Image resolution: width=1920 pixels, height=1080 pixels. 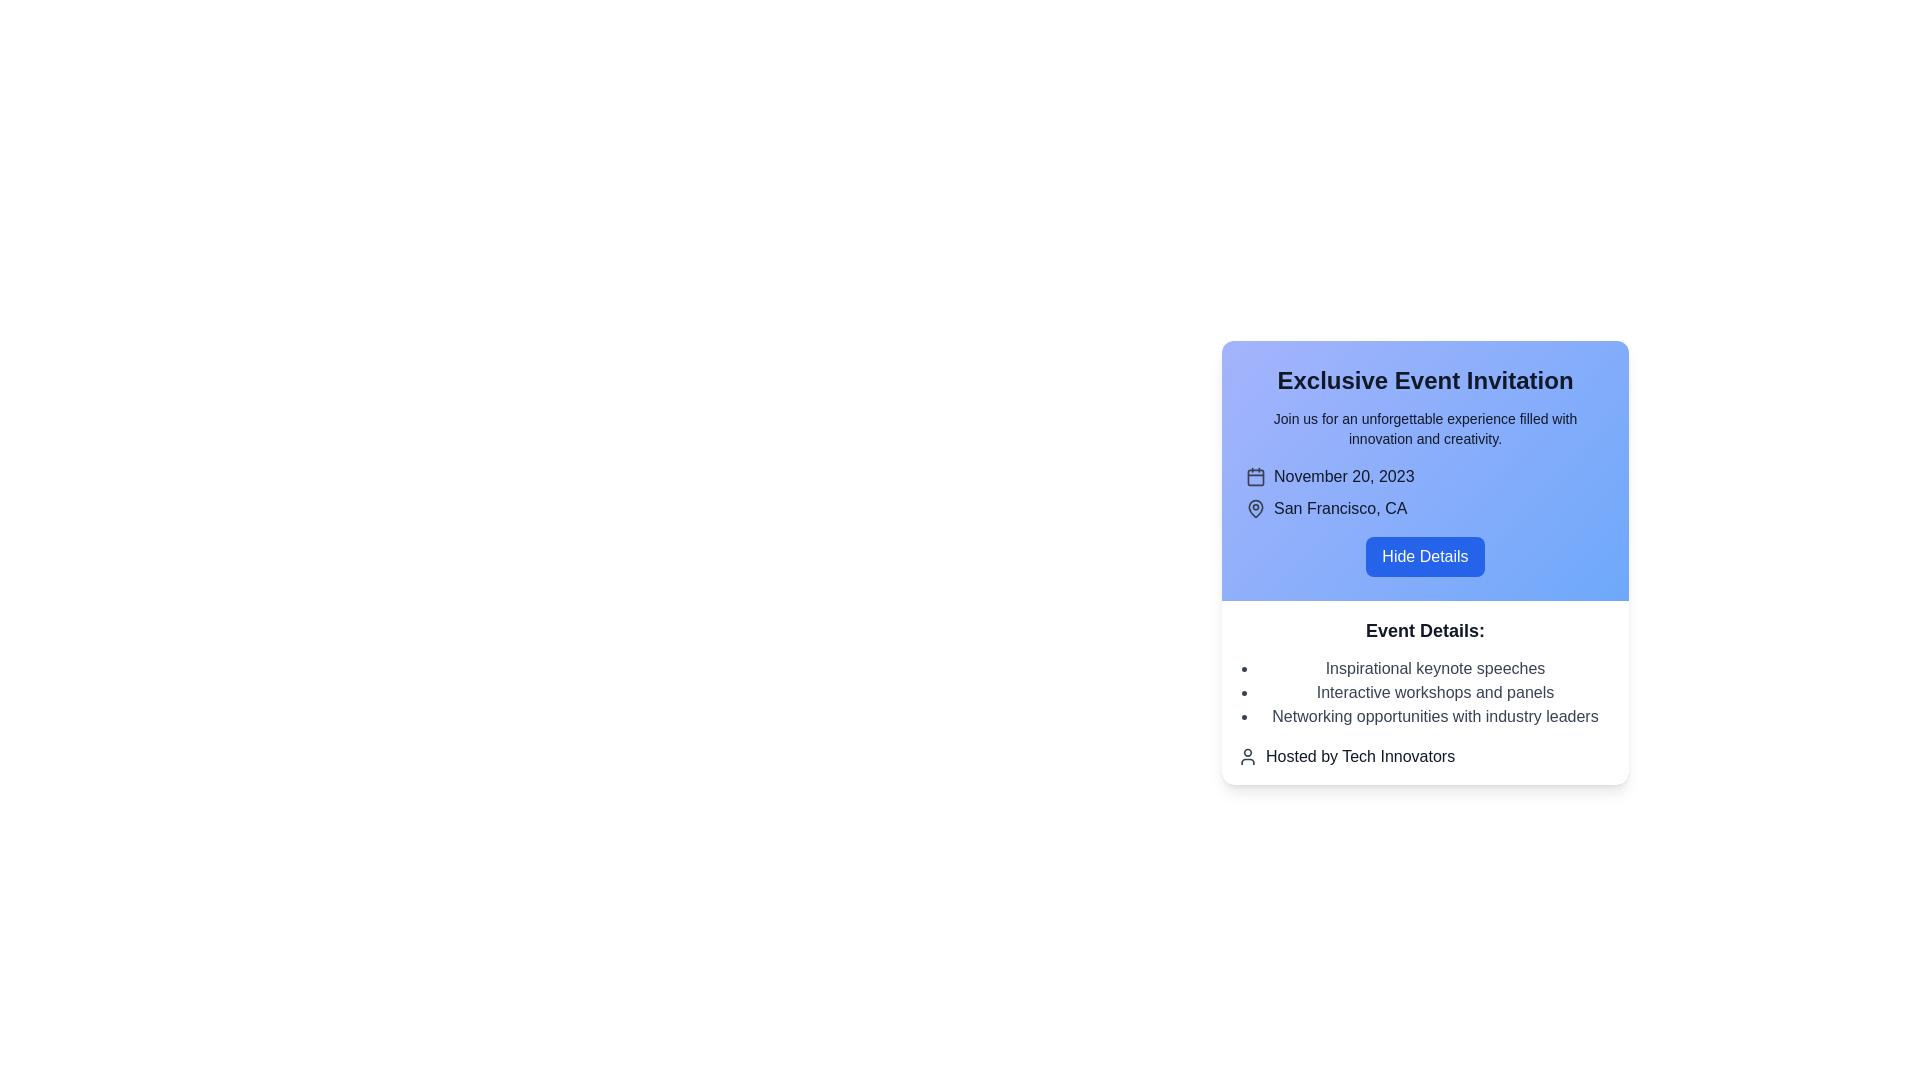 I want to click on the user profile icon located in the bottom-left section of the card element, which visually represents the user and precedes the text 'Hosted by Tech Innovators', so click(x=1247, y=756).